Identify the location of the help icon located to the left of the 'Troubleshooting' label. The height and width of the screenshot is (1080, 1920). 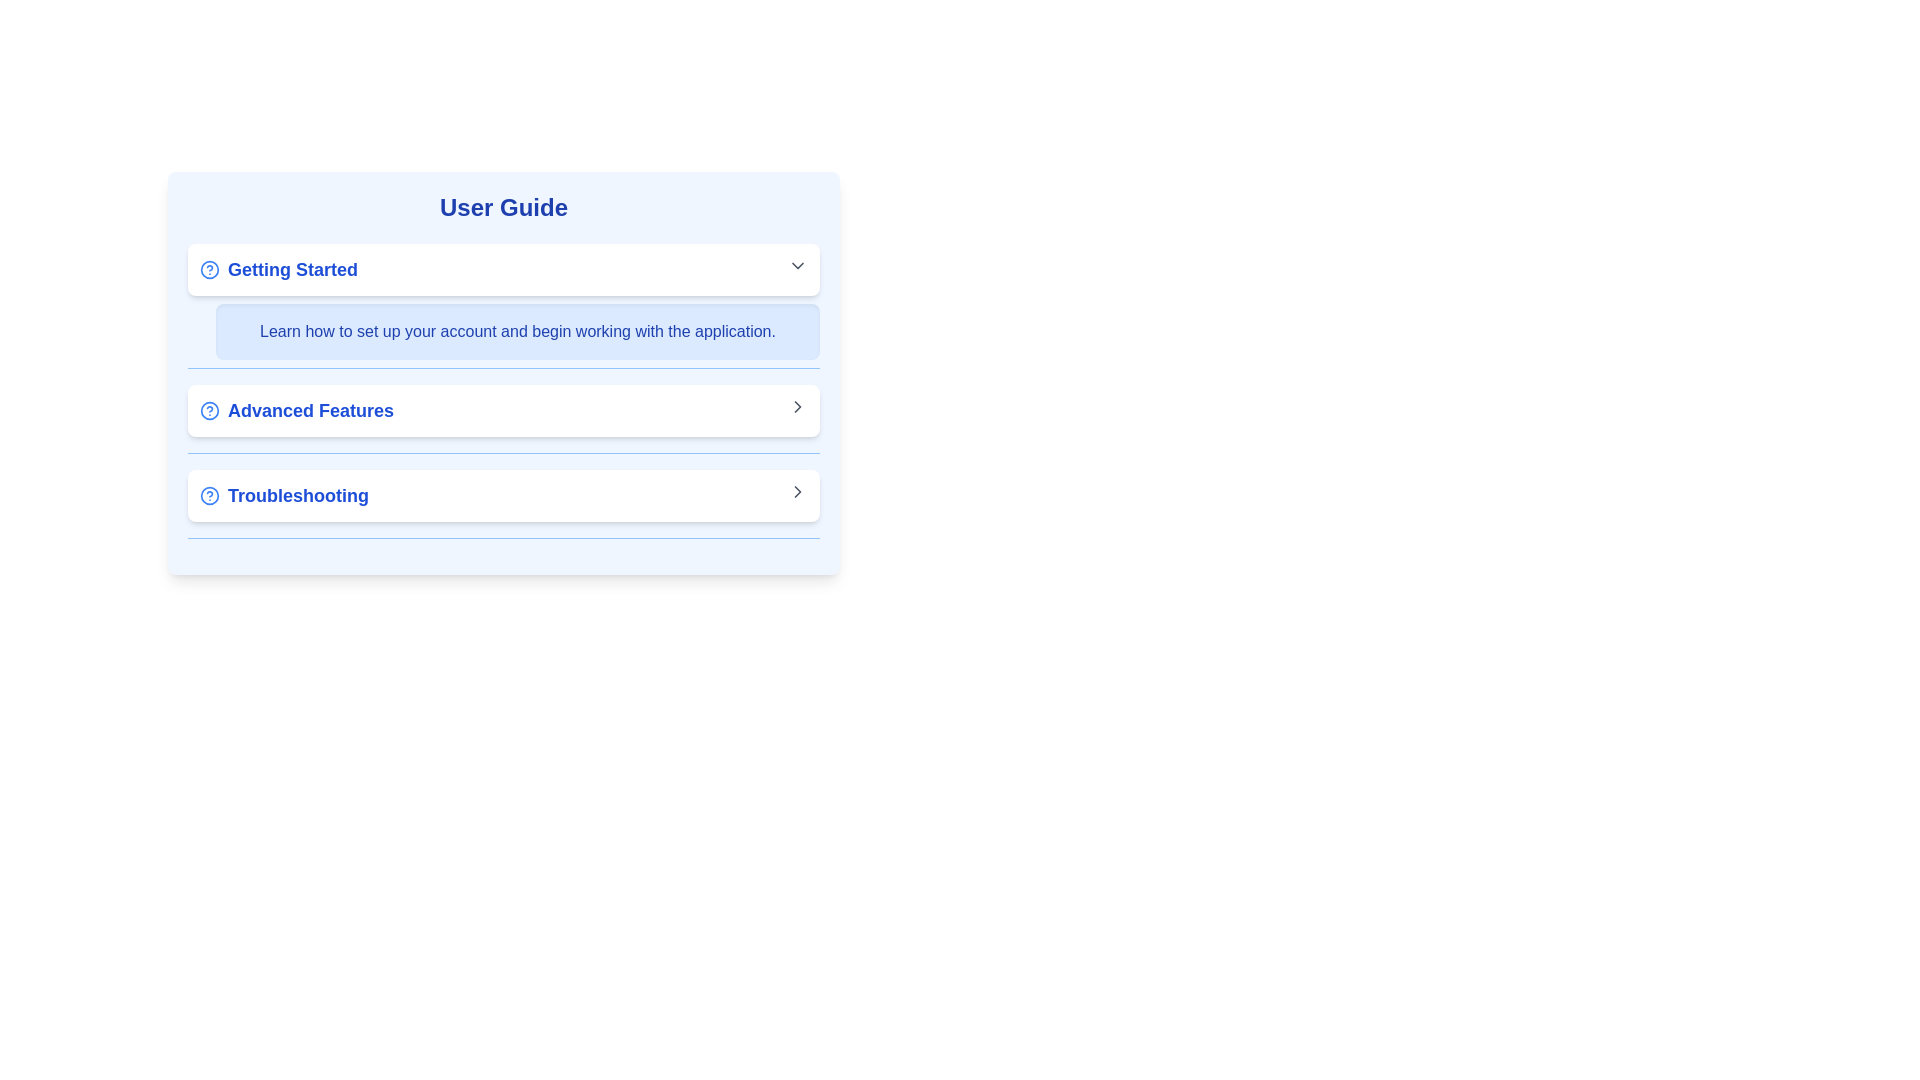
(210, 495).